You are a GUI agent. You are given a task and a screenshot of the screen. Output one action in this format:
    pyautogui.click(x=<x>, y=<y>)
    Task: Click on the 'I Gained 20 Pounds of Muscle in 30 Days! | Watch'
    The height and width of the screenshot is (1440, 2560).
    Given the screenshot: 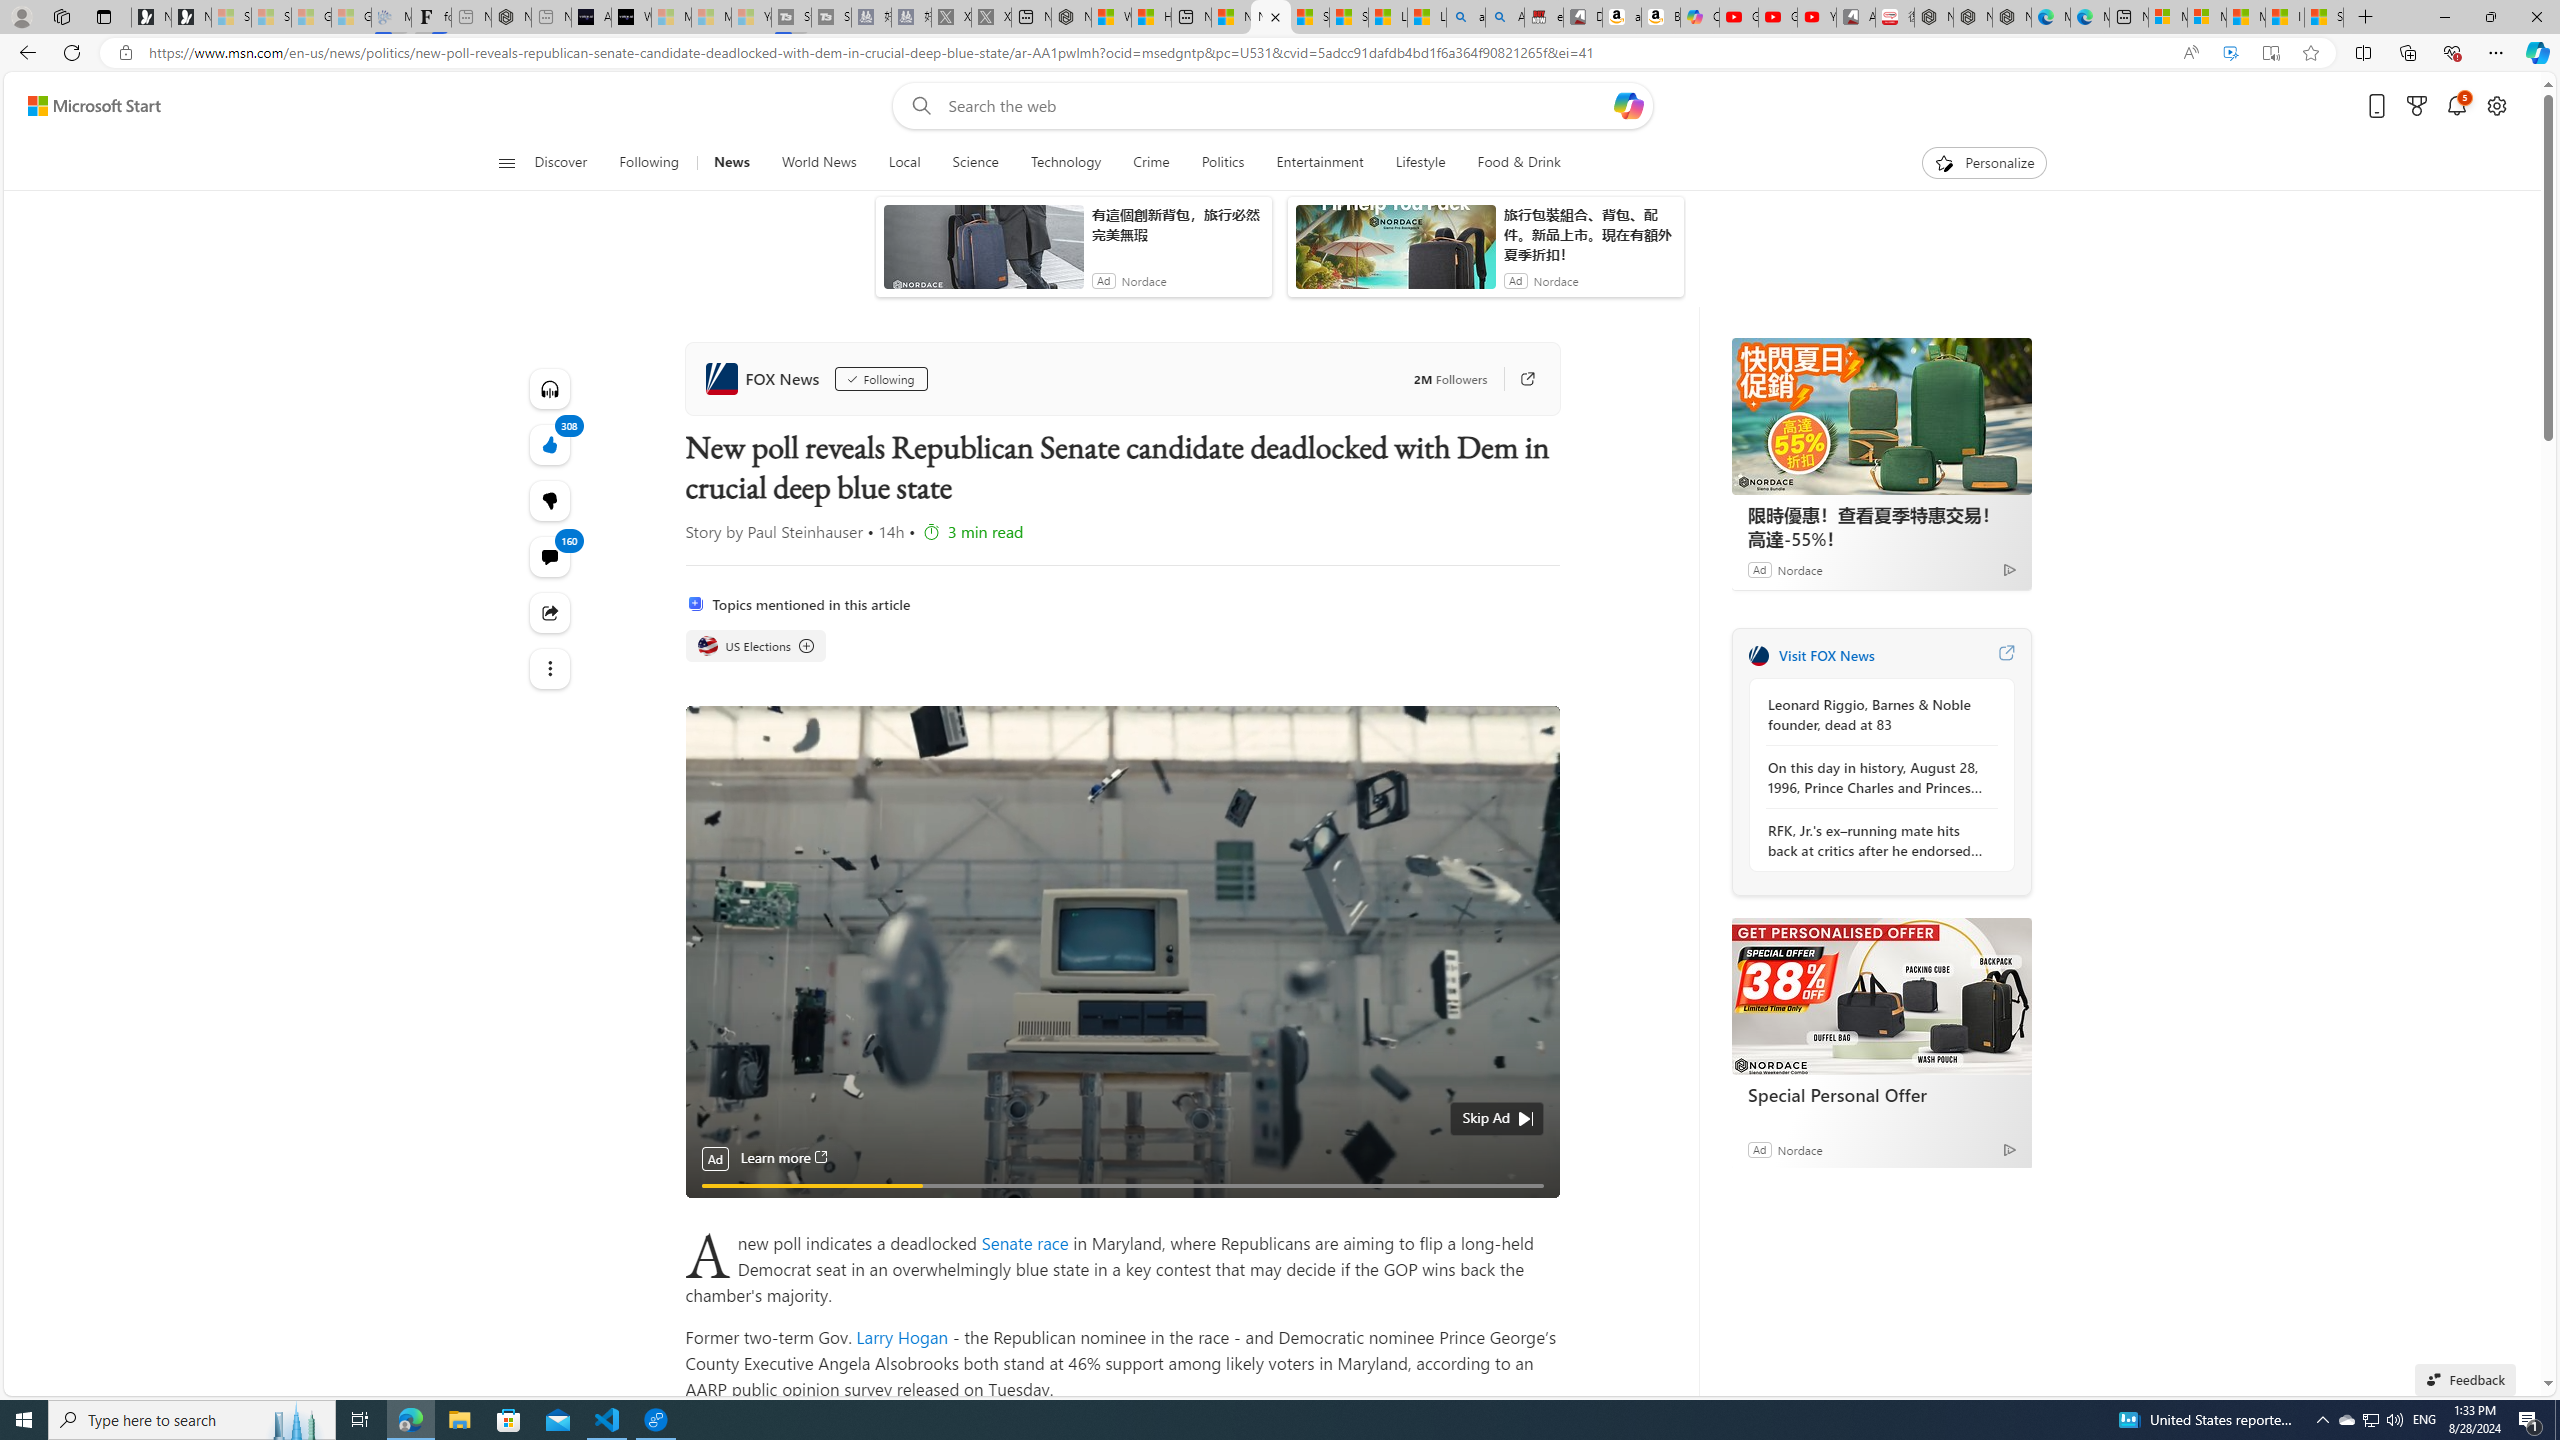 What is the action you would take?
    pyautogui.click(x=2286, y=16)
    